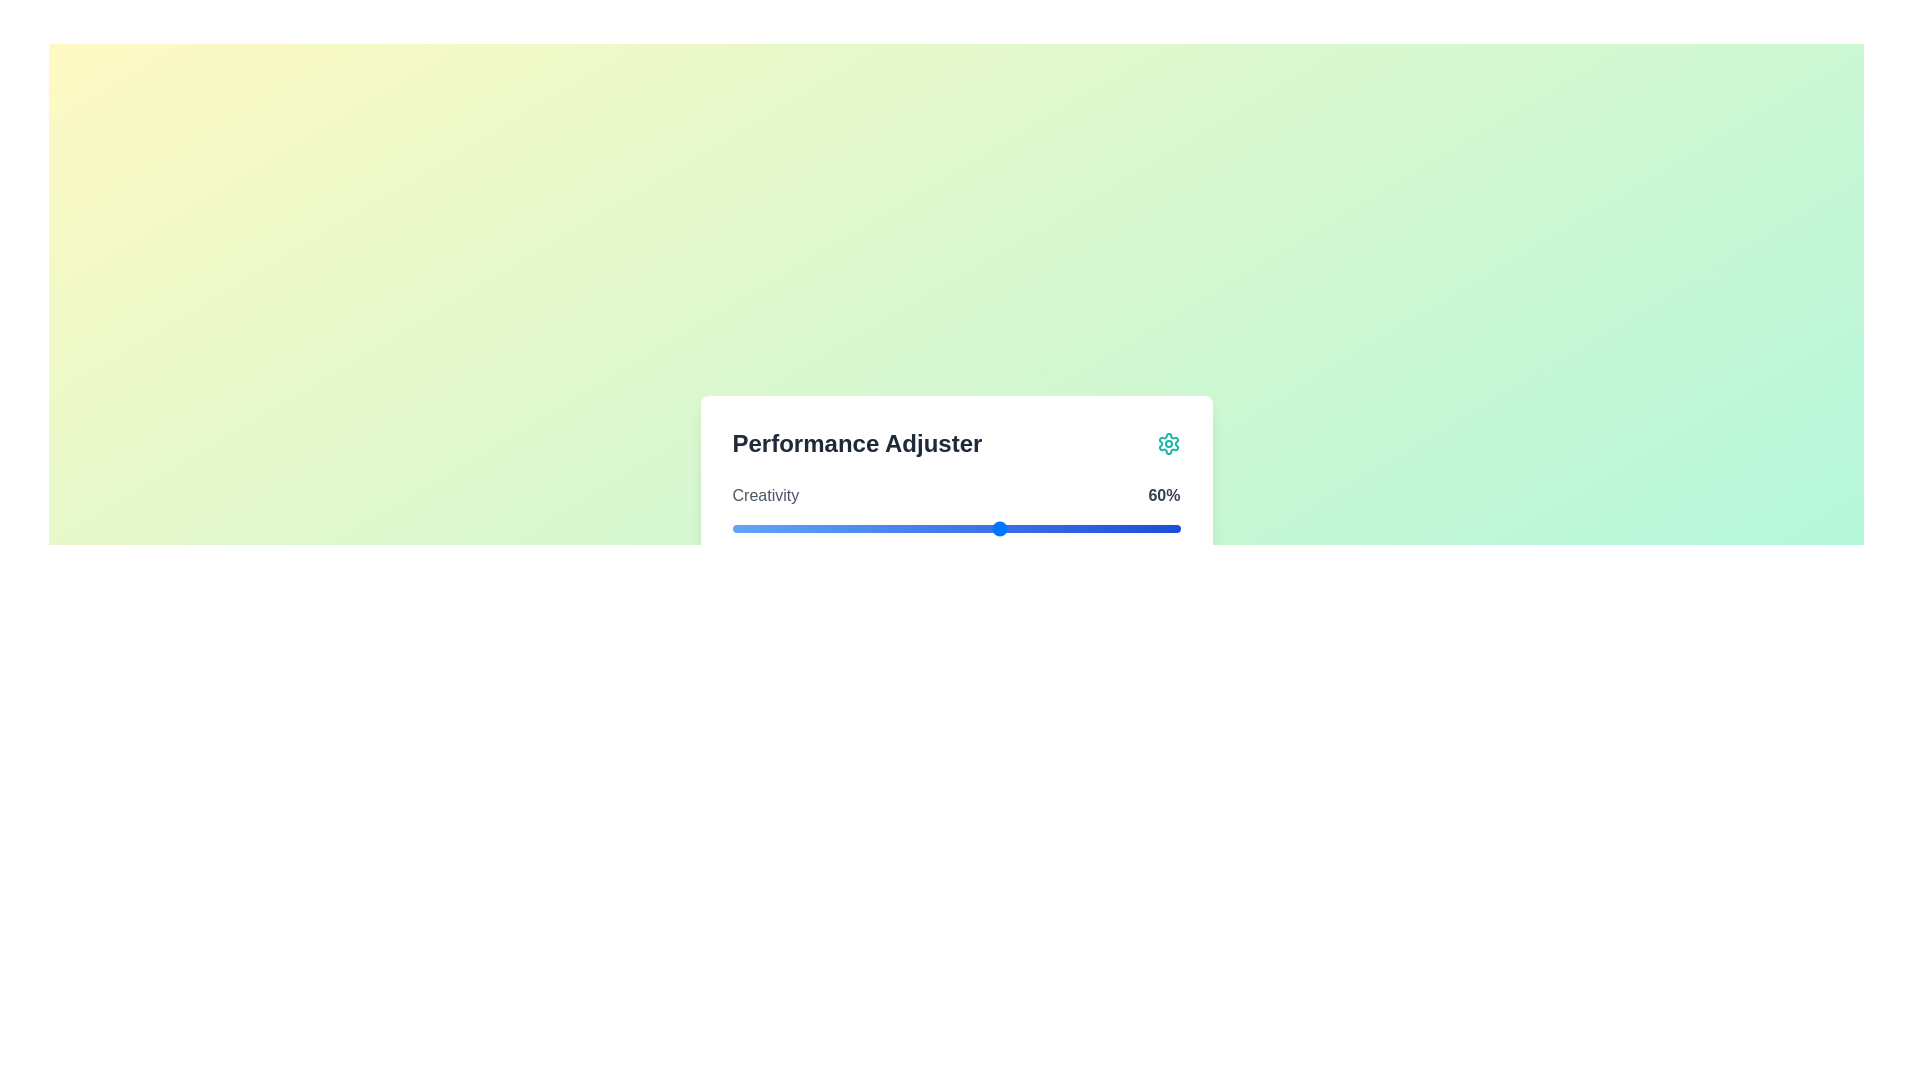  Describe the element at coordinates (776, 527) in the screenshot. I see `the slider to set the value to 10%` at that location.